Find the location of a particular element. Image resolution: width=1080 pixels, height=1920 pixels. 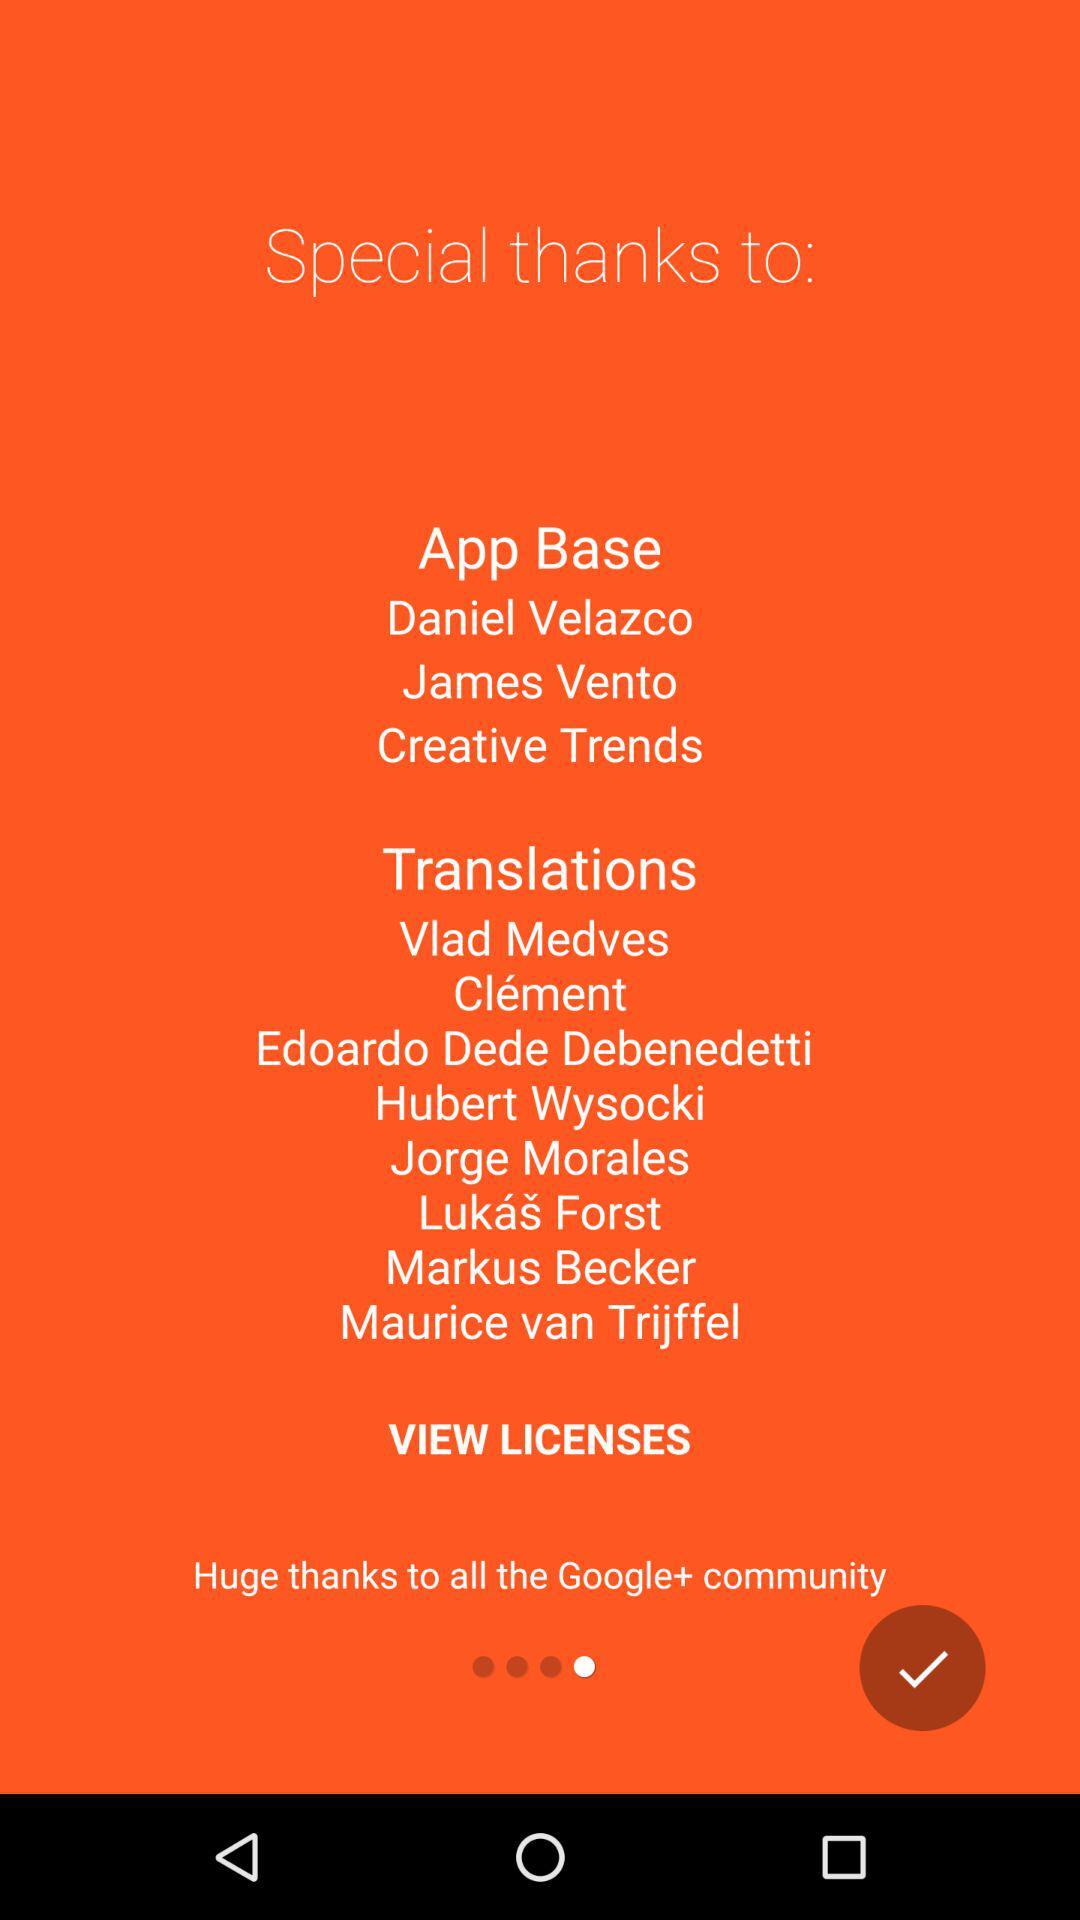

the view licenses item is located at coordinates (538, 1437).